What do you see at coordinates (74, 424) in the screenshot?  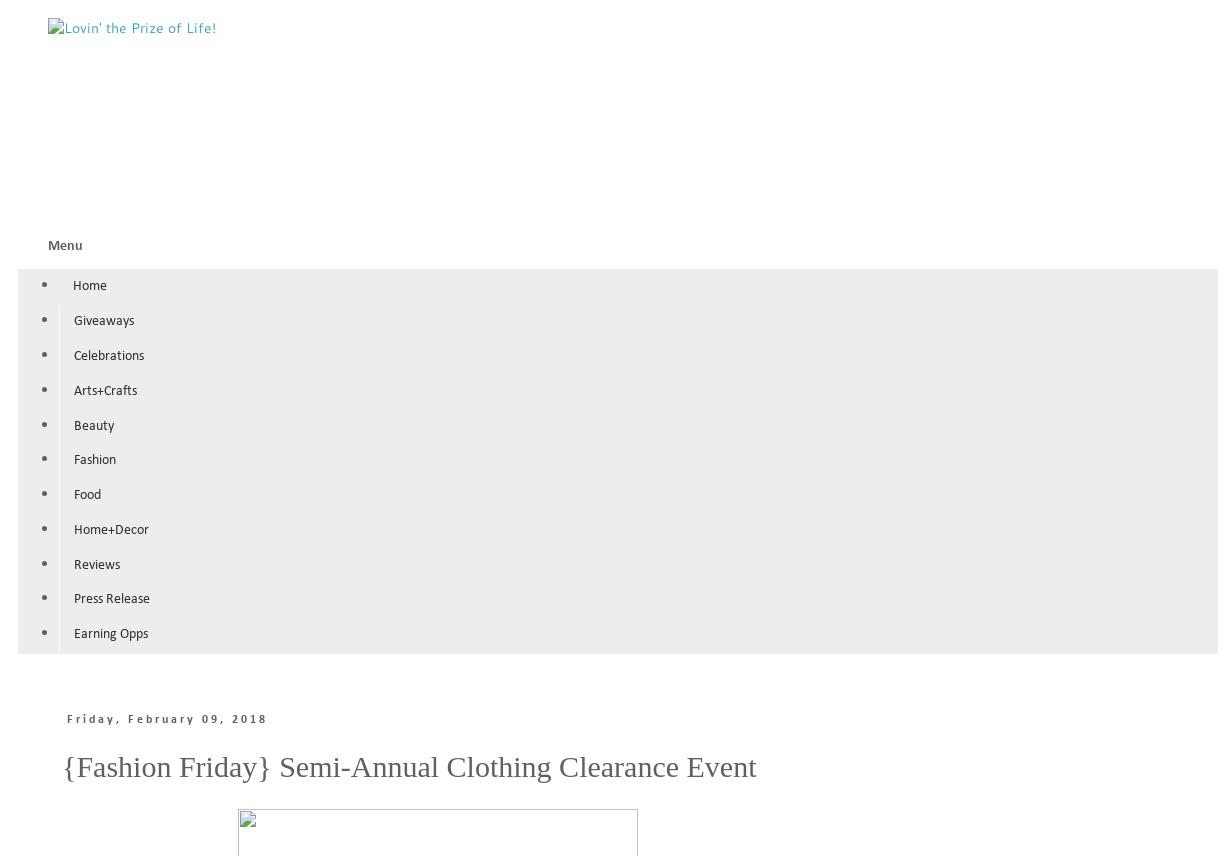 I see `'Beauty'` at bounding box center [74, 424].